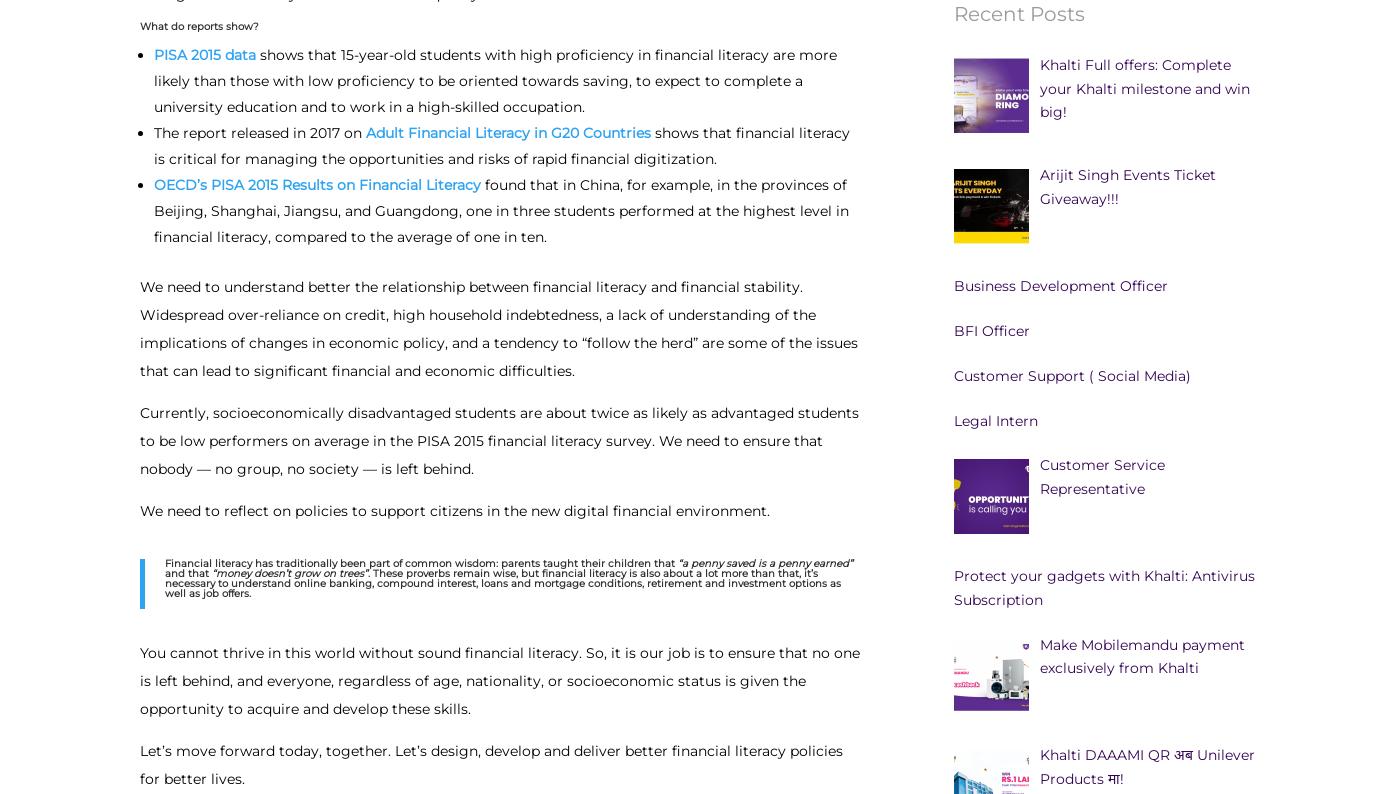 The height and width of the screenshot is (794, 1400). I want to click on 'Make Mobilemandu payment exclusively from Khalti', so click(1141, 655).